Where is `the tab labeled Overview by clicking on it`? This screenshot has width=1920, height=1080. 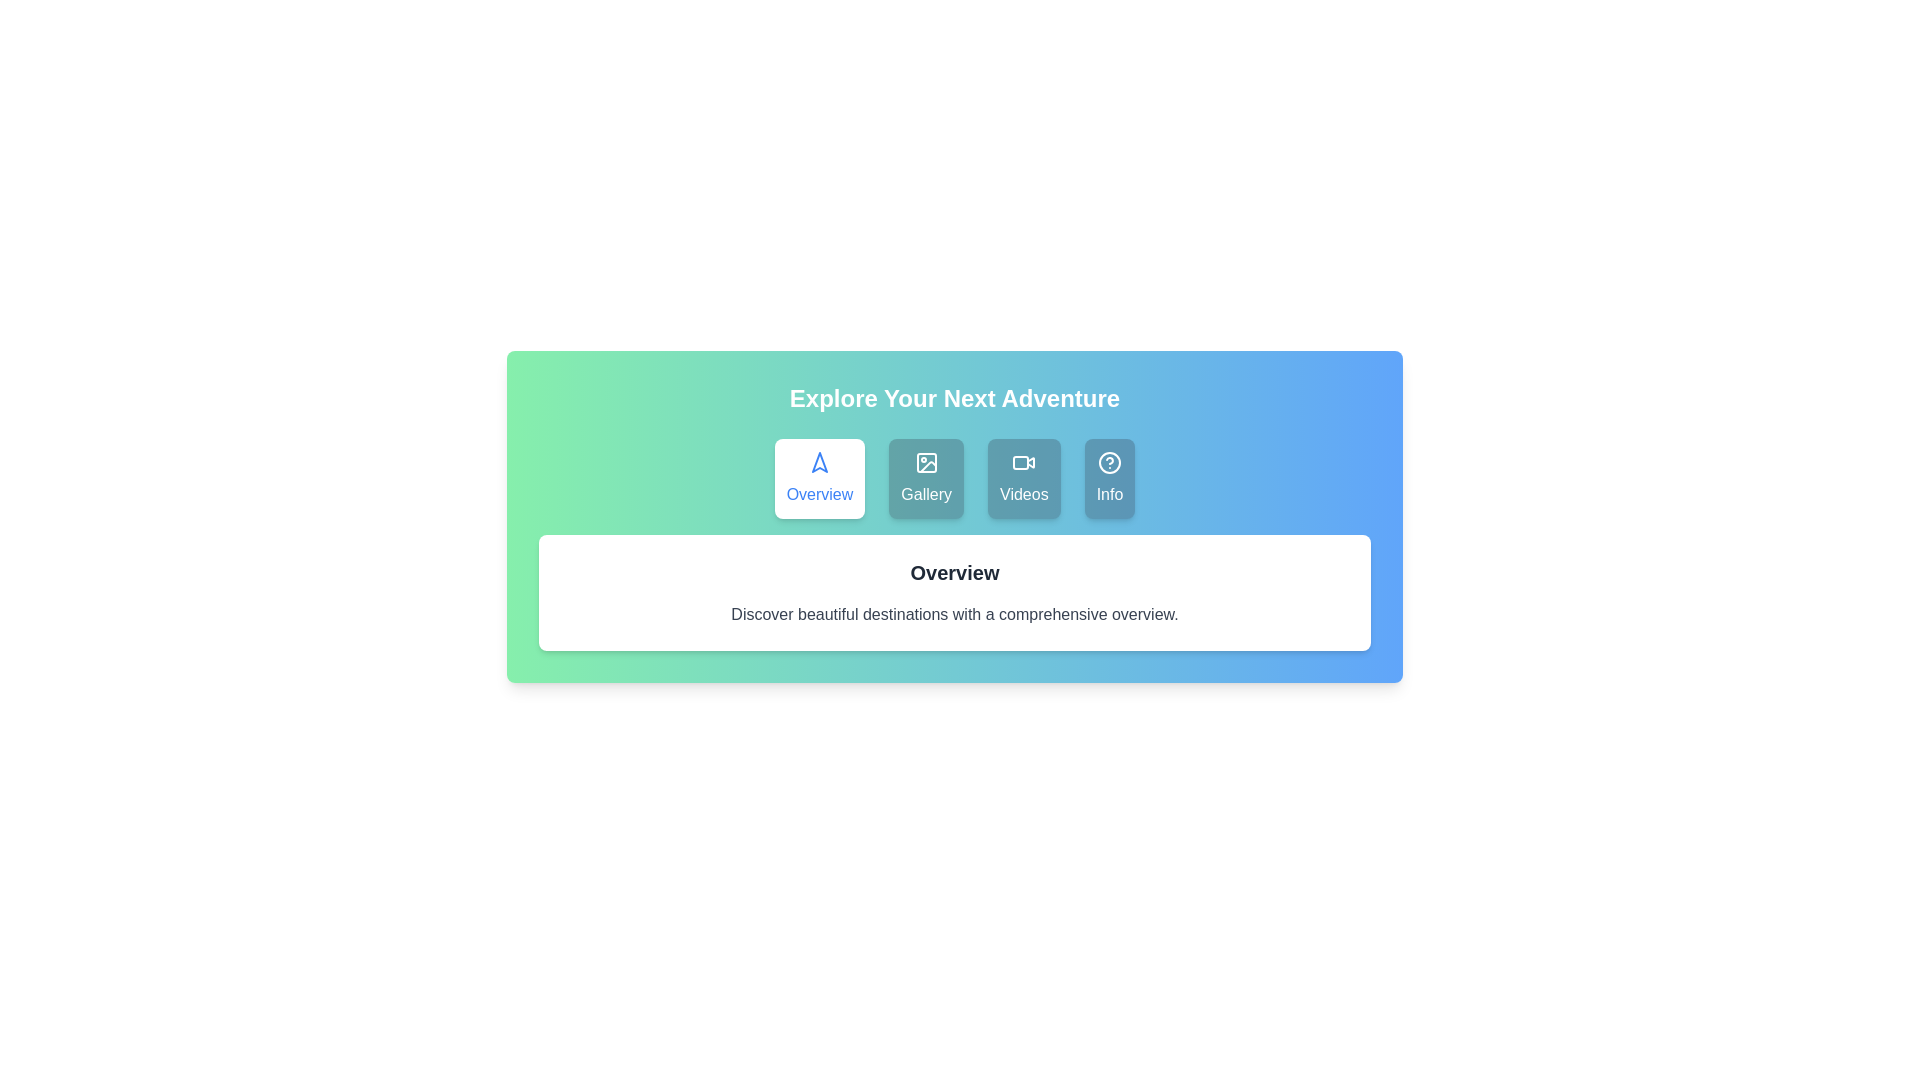 the tab labeled Overview by clicking on it is located at coordinates (820, 478).